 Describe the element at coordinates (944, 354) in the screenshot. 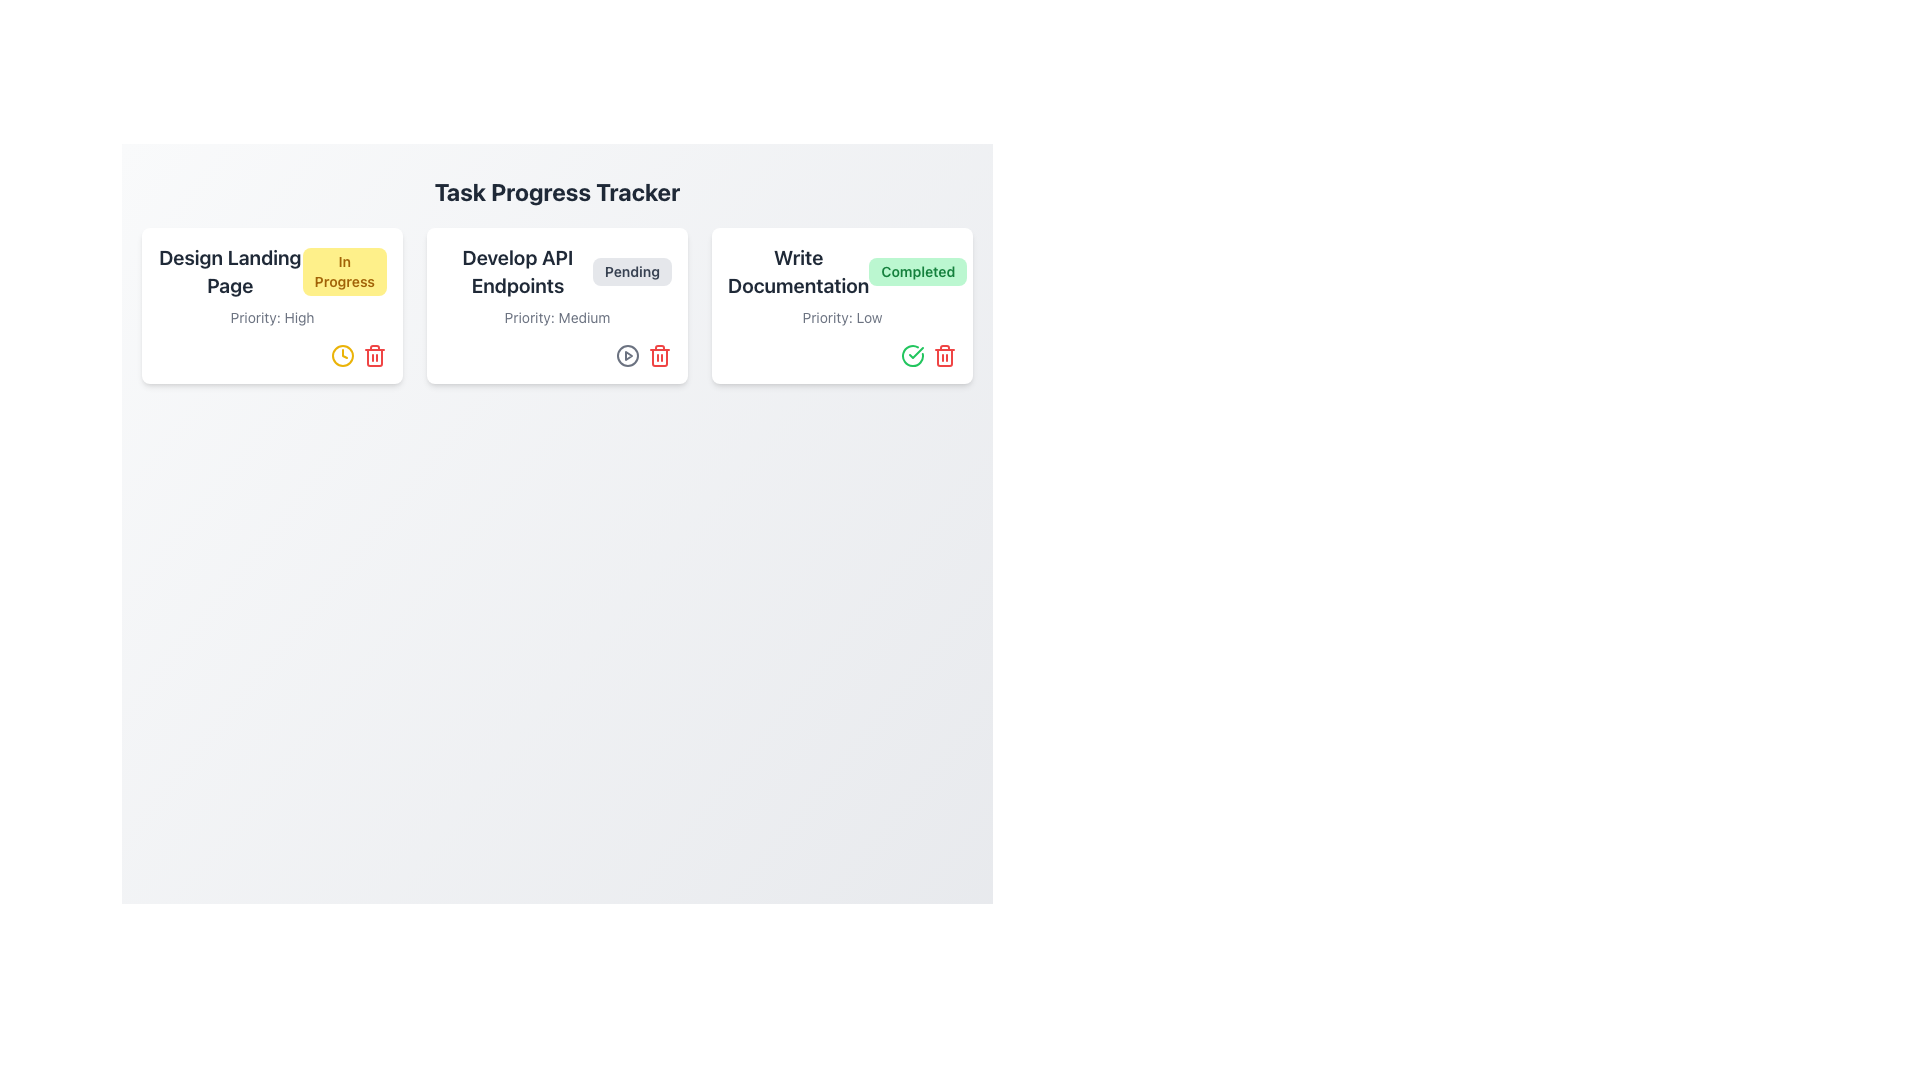

I see `the delete button icon located at the bottom-right corner of the 'Write Documentation' card` at that location.